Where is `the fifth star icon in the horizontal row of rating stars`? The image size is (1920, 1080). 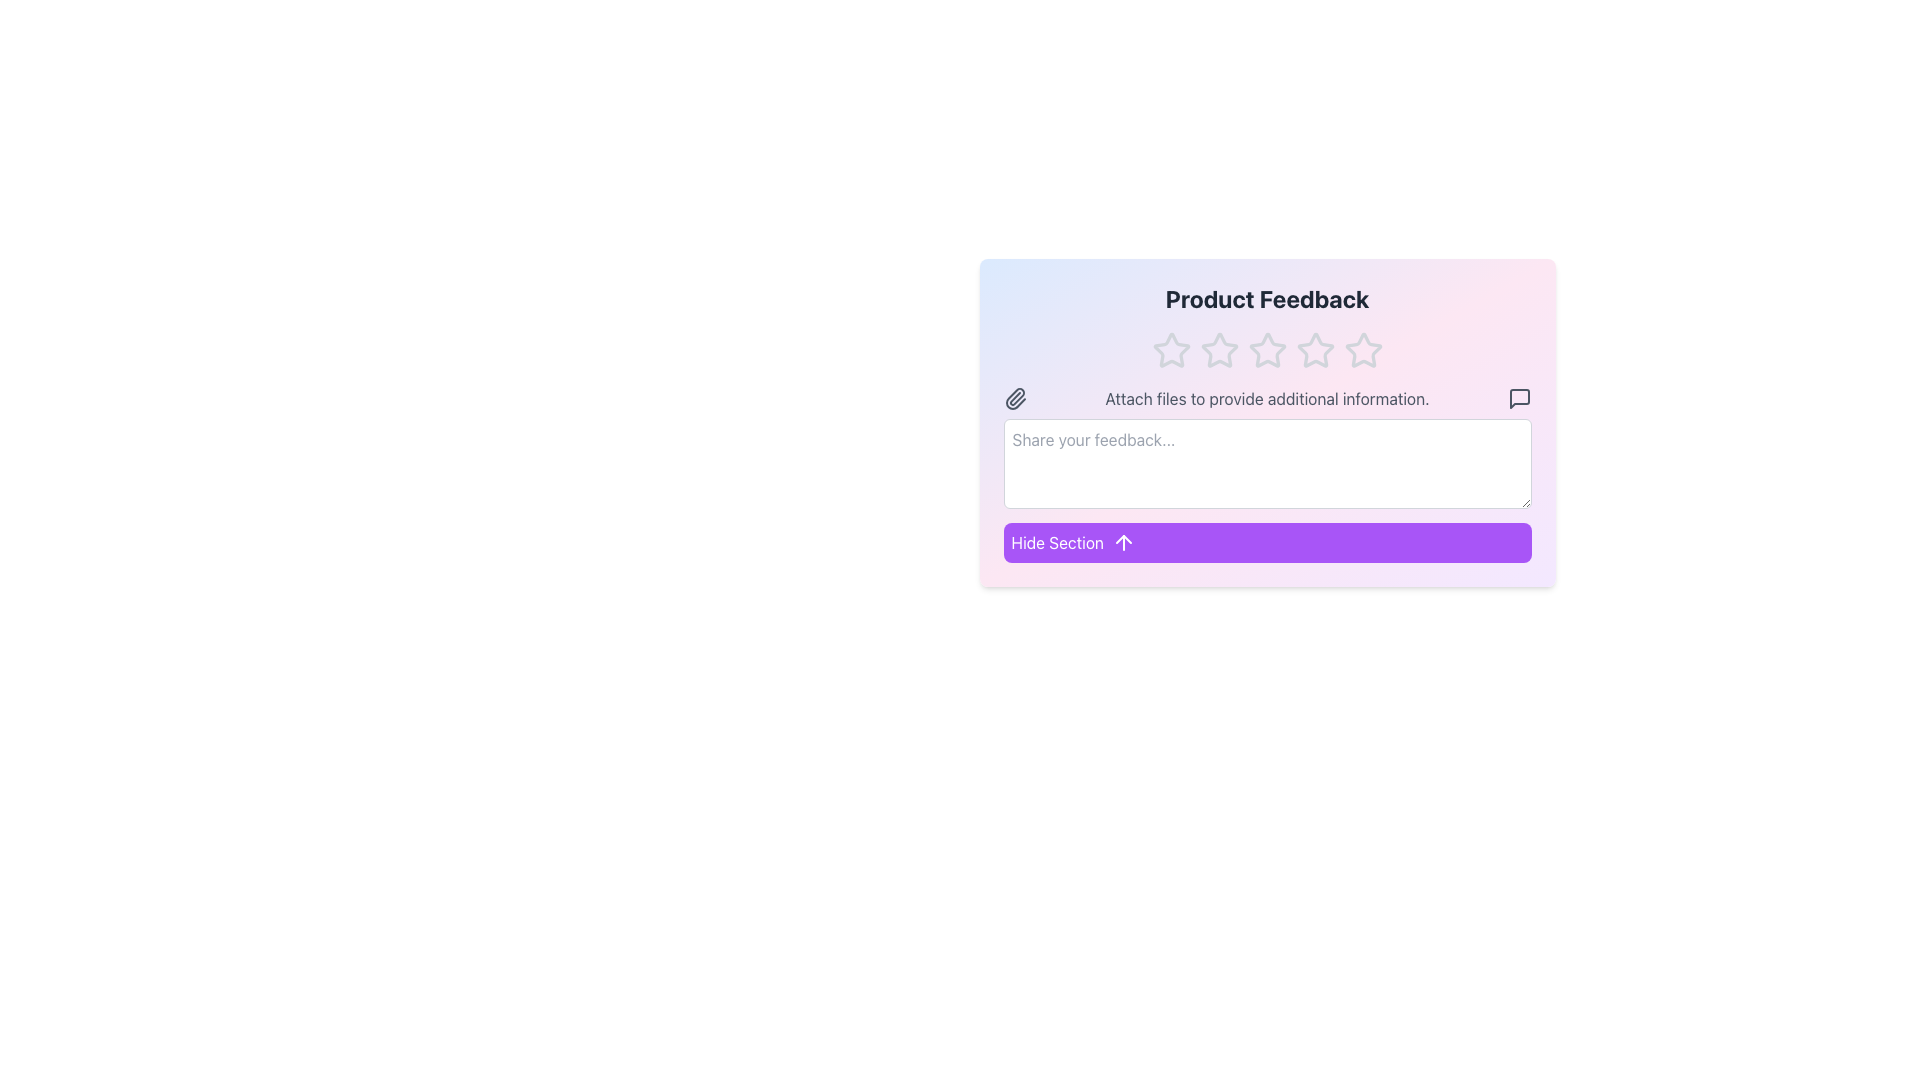 the fifth star icon in the horizontal row of rating stars is located at coordinates (1362, 350).